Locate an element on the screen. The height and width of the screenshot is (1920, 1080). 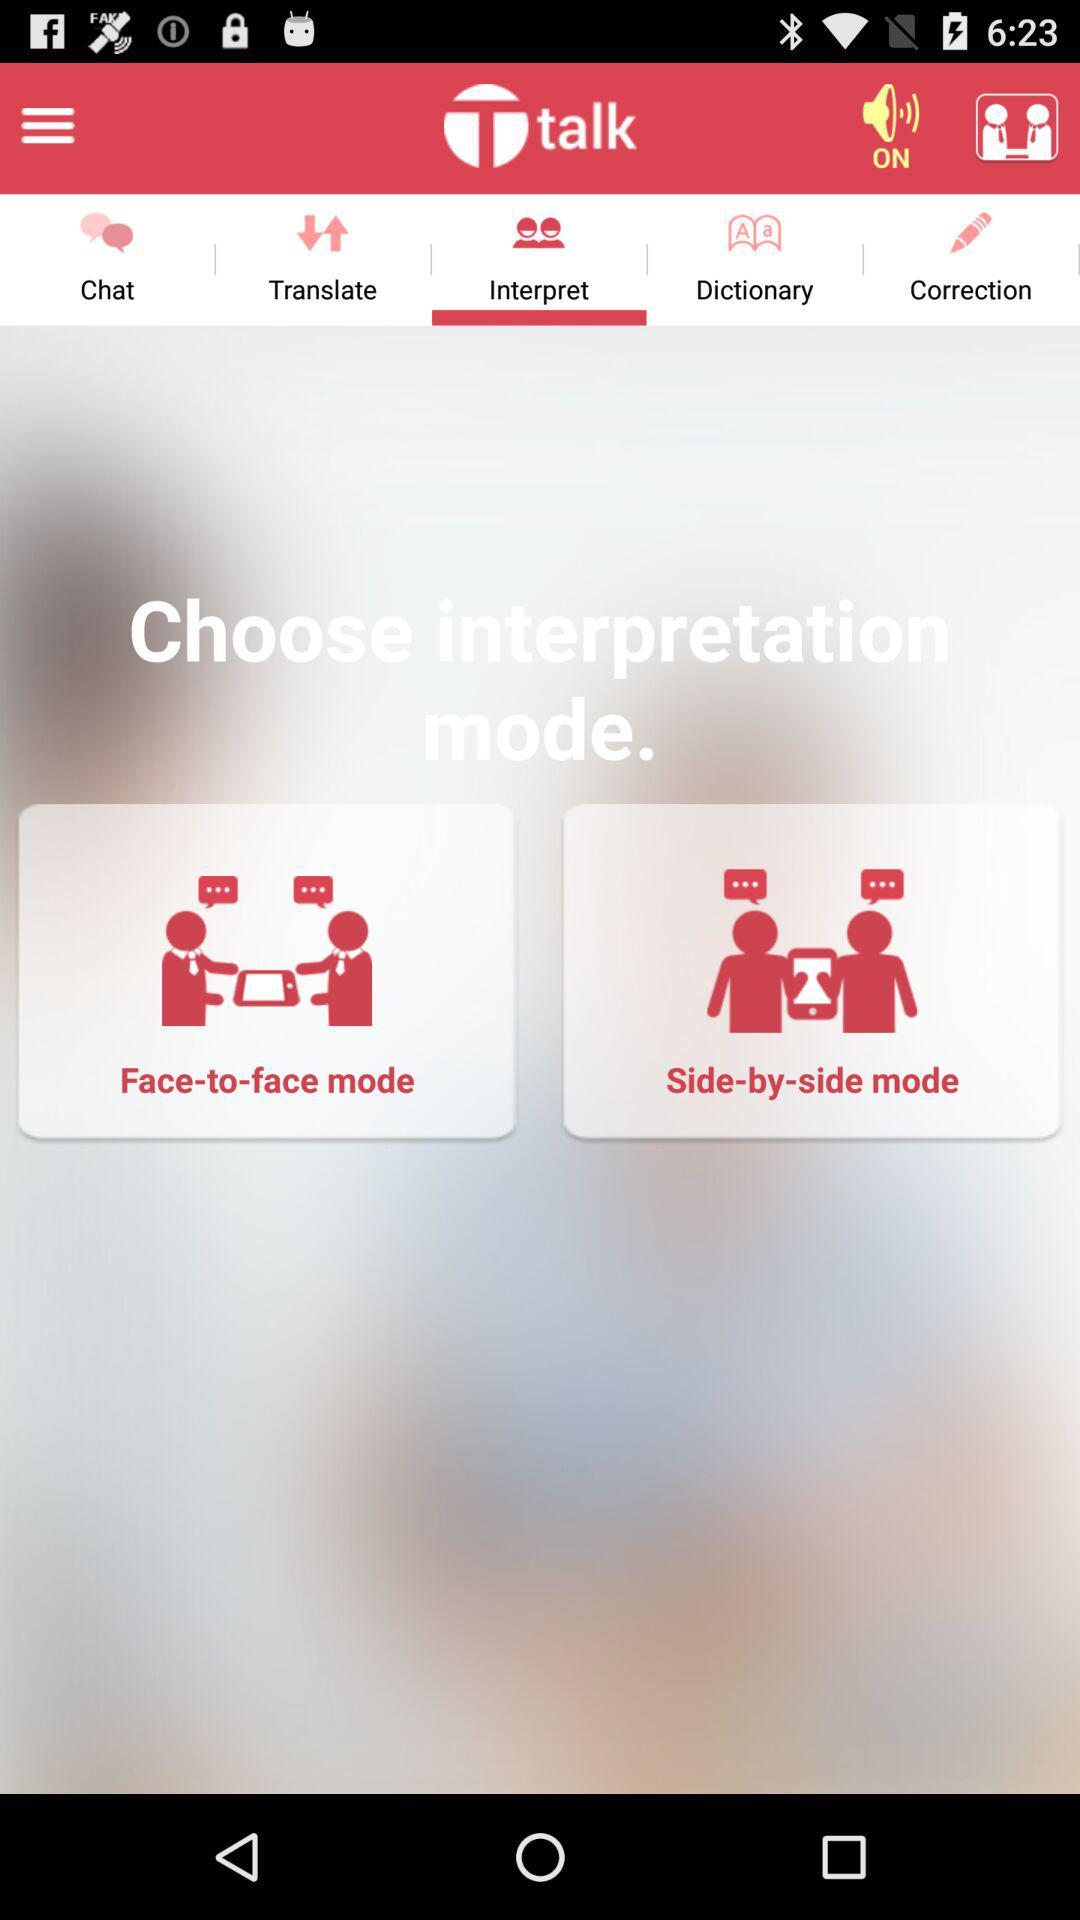
the menu icon is located at coordinates (46, 133).